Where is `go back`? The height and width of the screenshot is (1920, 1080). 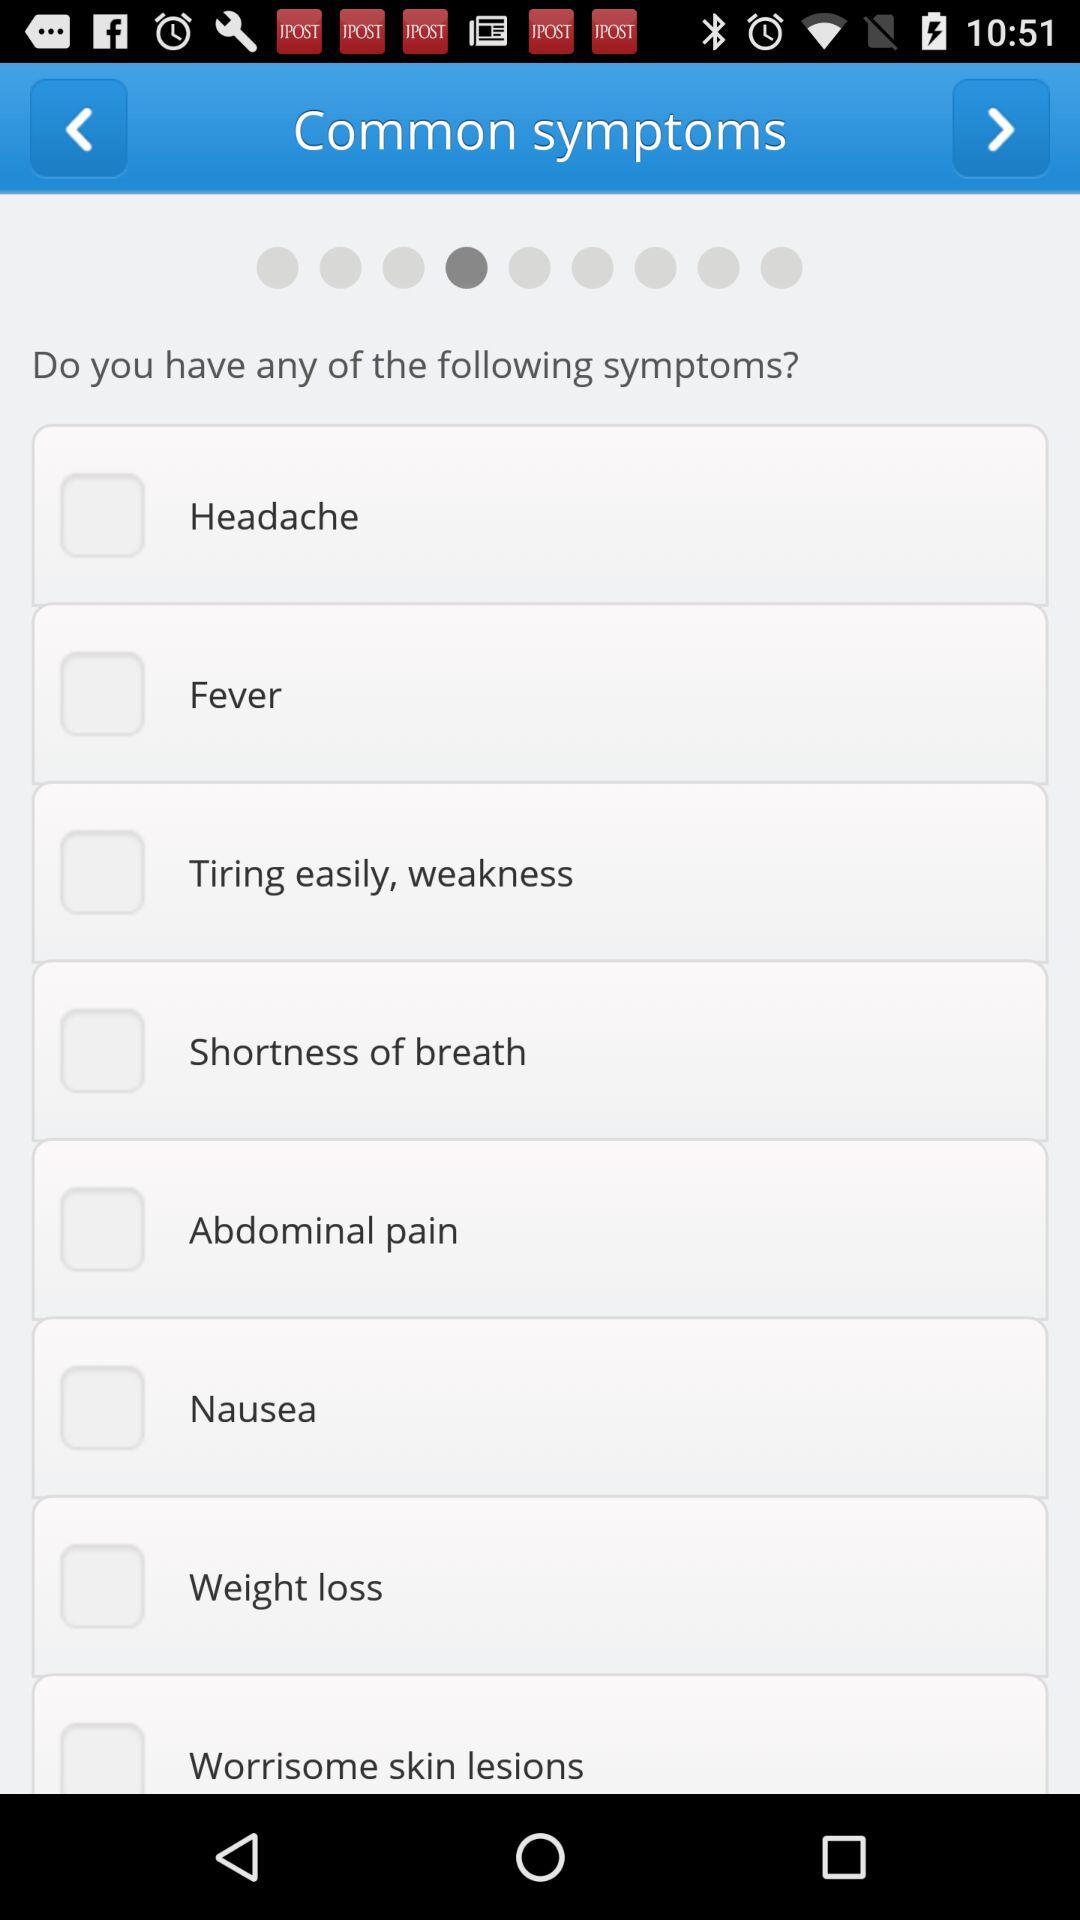
go back is located at coordinates (77, 127).